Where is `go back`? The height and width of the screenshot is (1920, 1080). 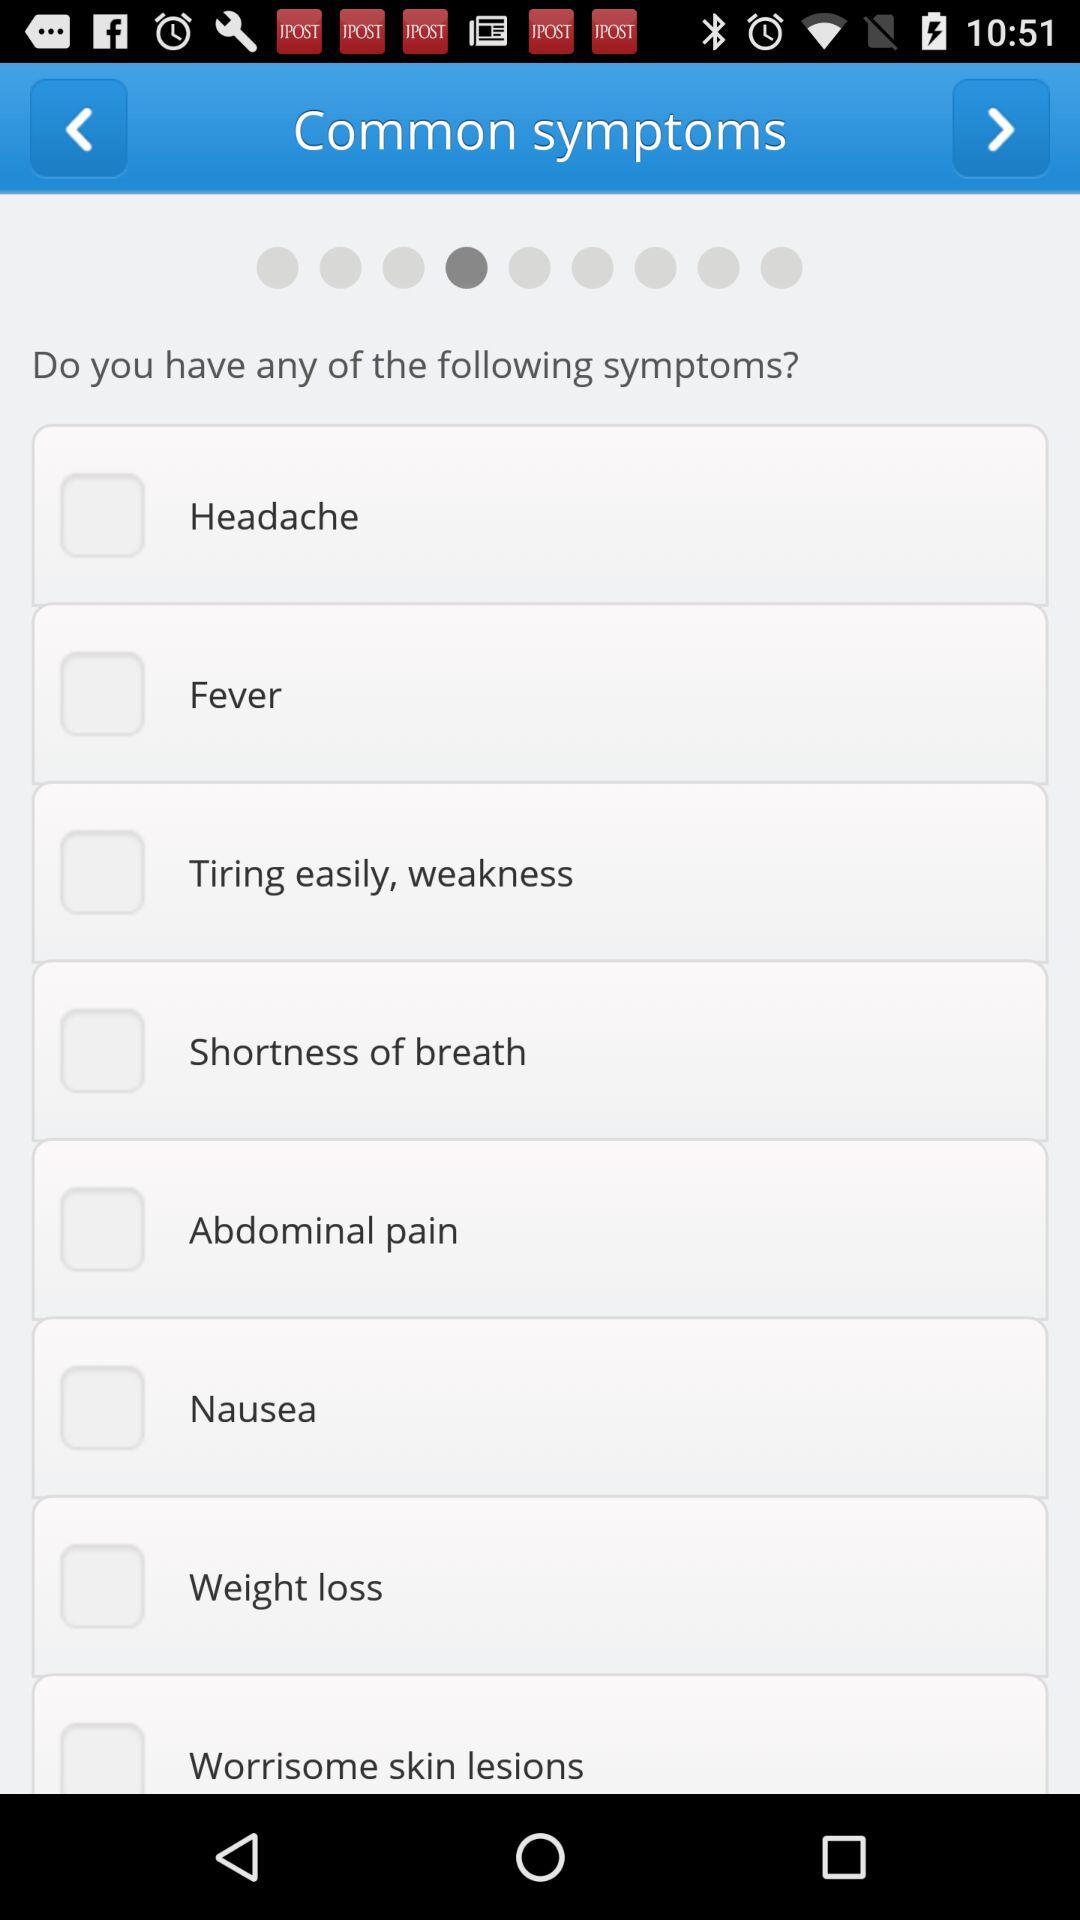
go back is located at coordinates (77, 127).